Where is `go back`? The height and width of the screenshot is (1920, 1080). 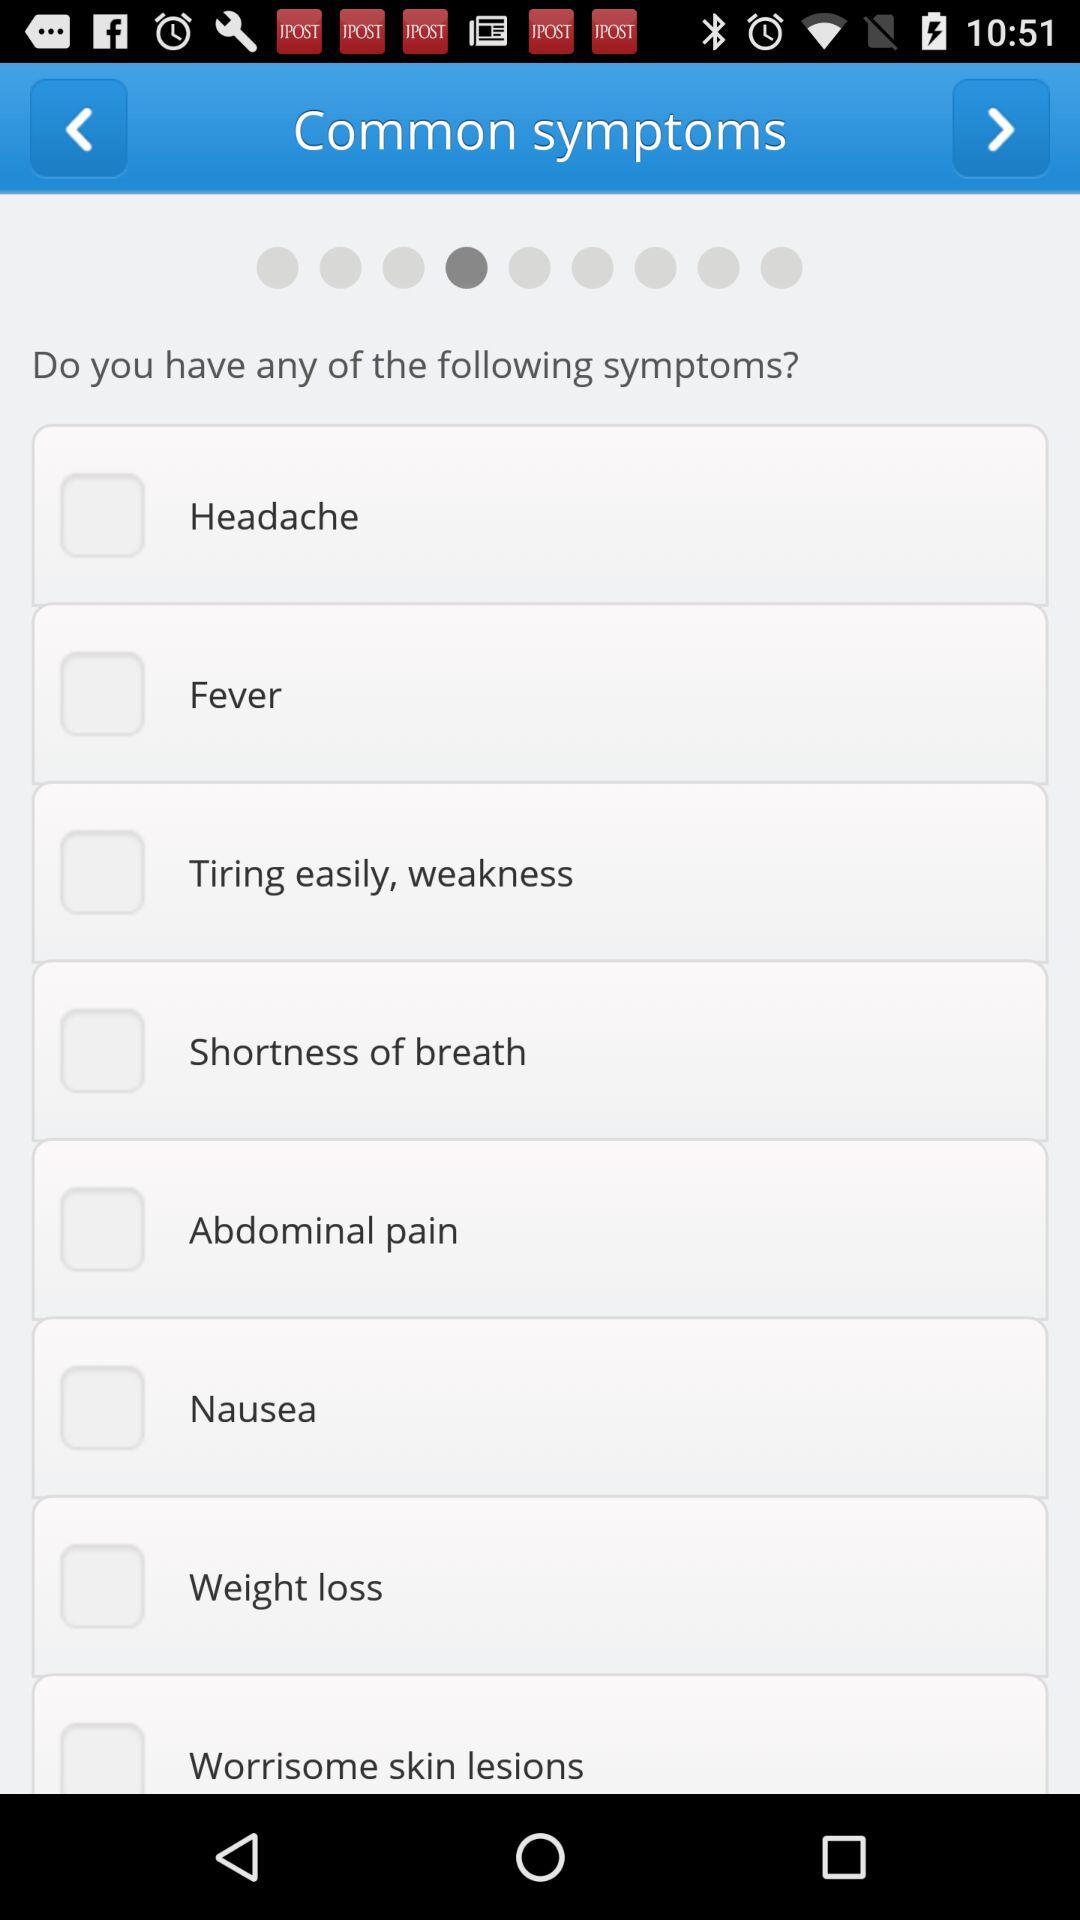
go back is located at coordinates (77, 127).